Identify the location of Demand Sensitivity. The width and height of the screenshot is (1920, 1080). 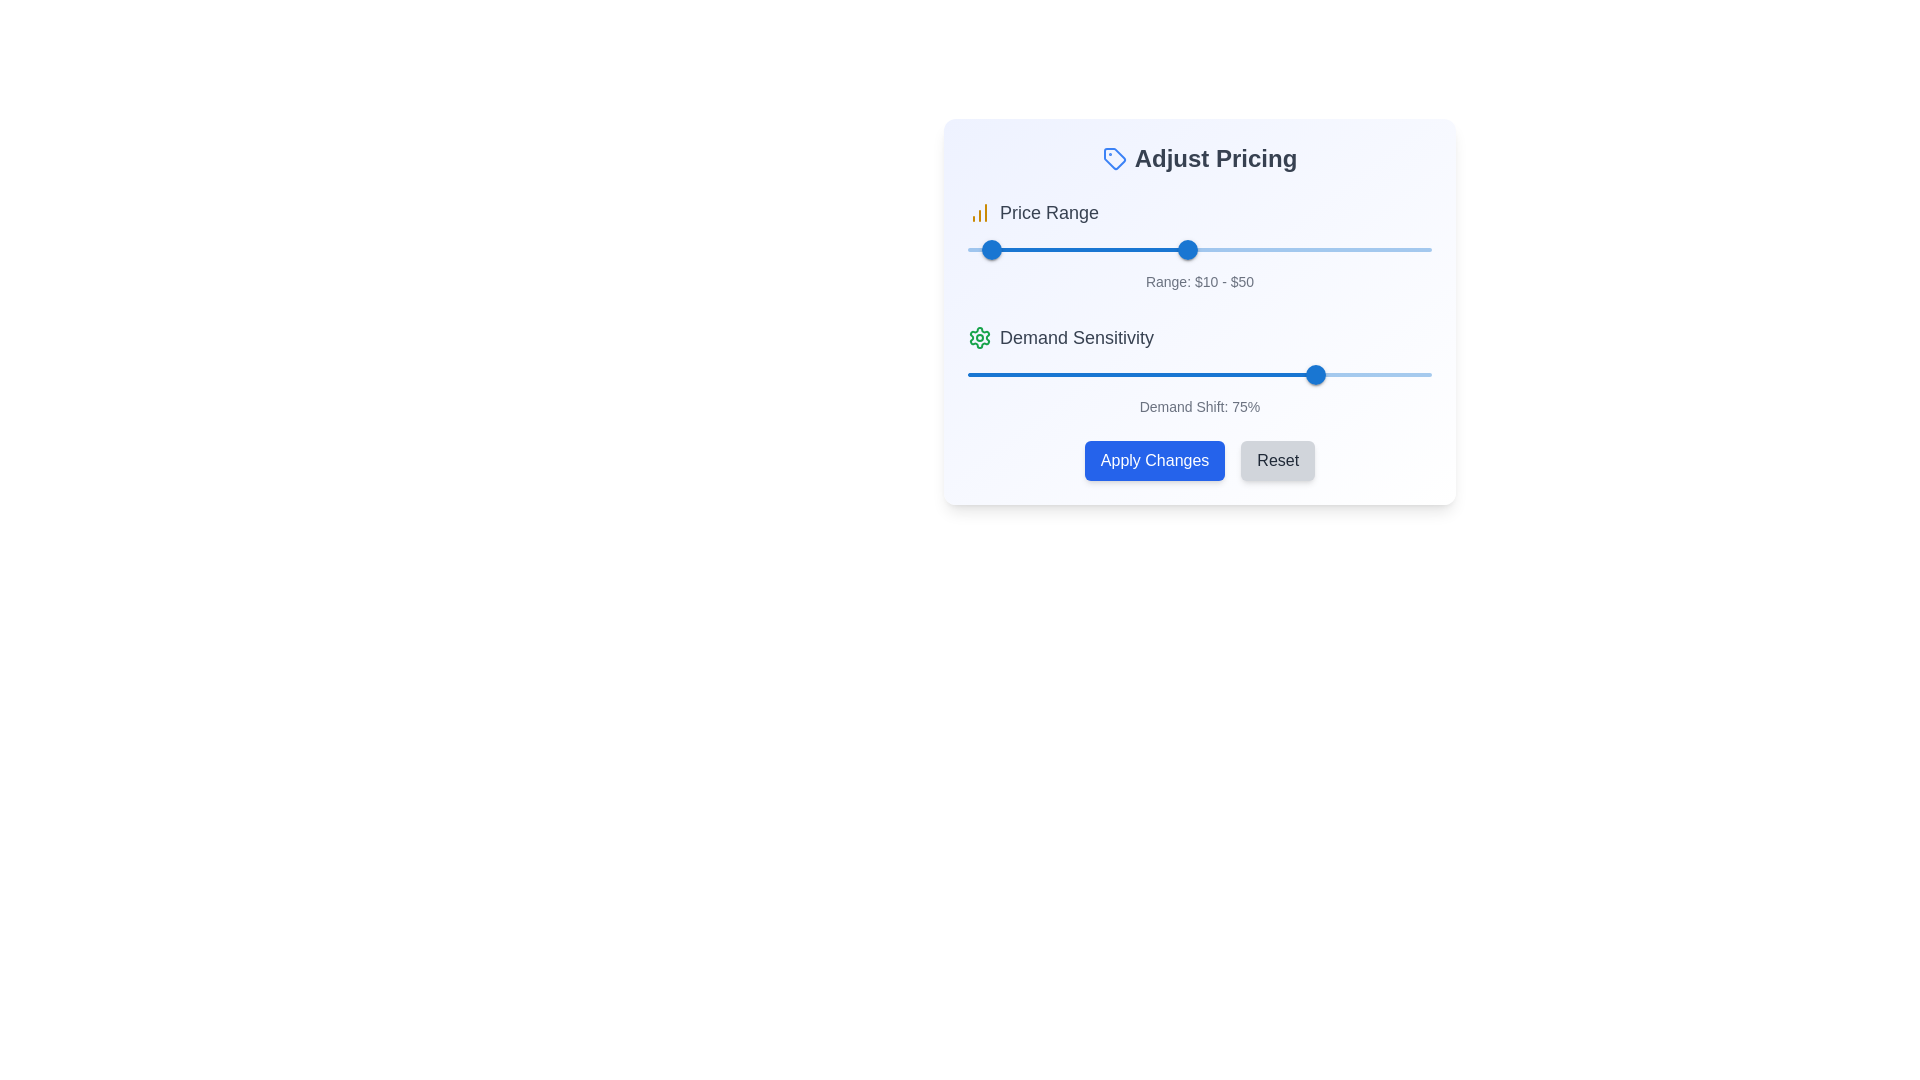
(1069, 374).